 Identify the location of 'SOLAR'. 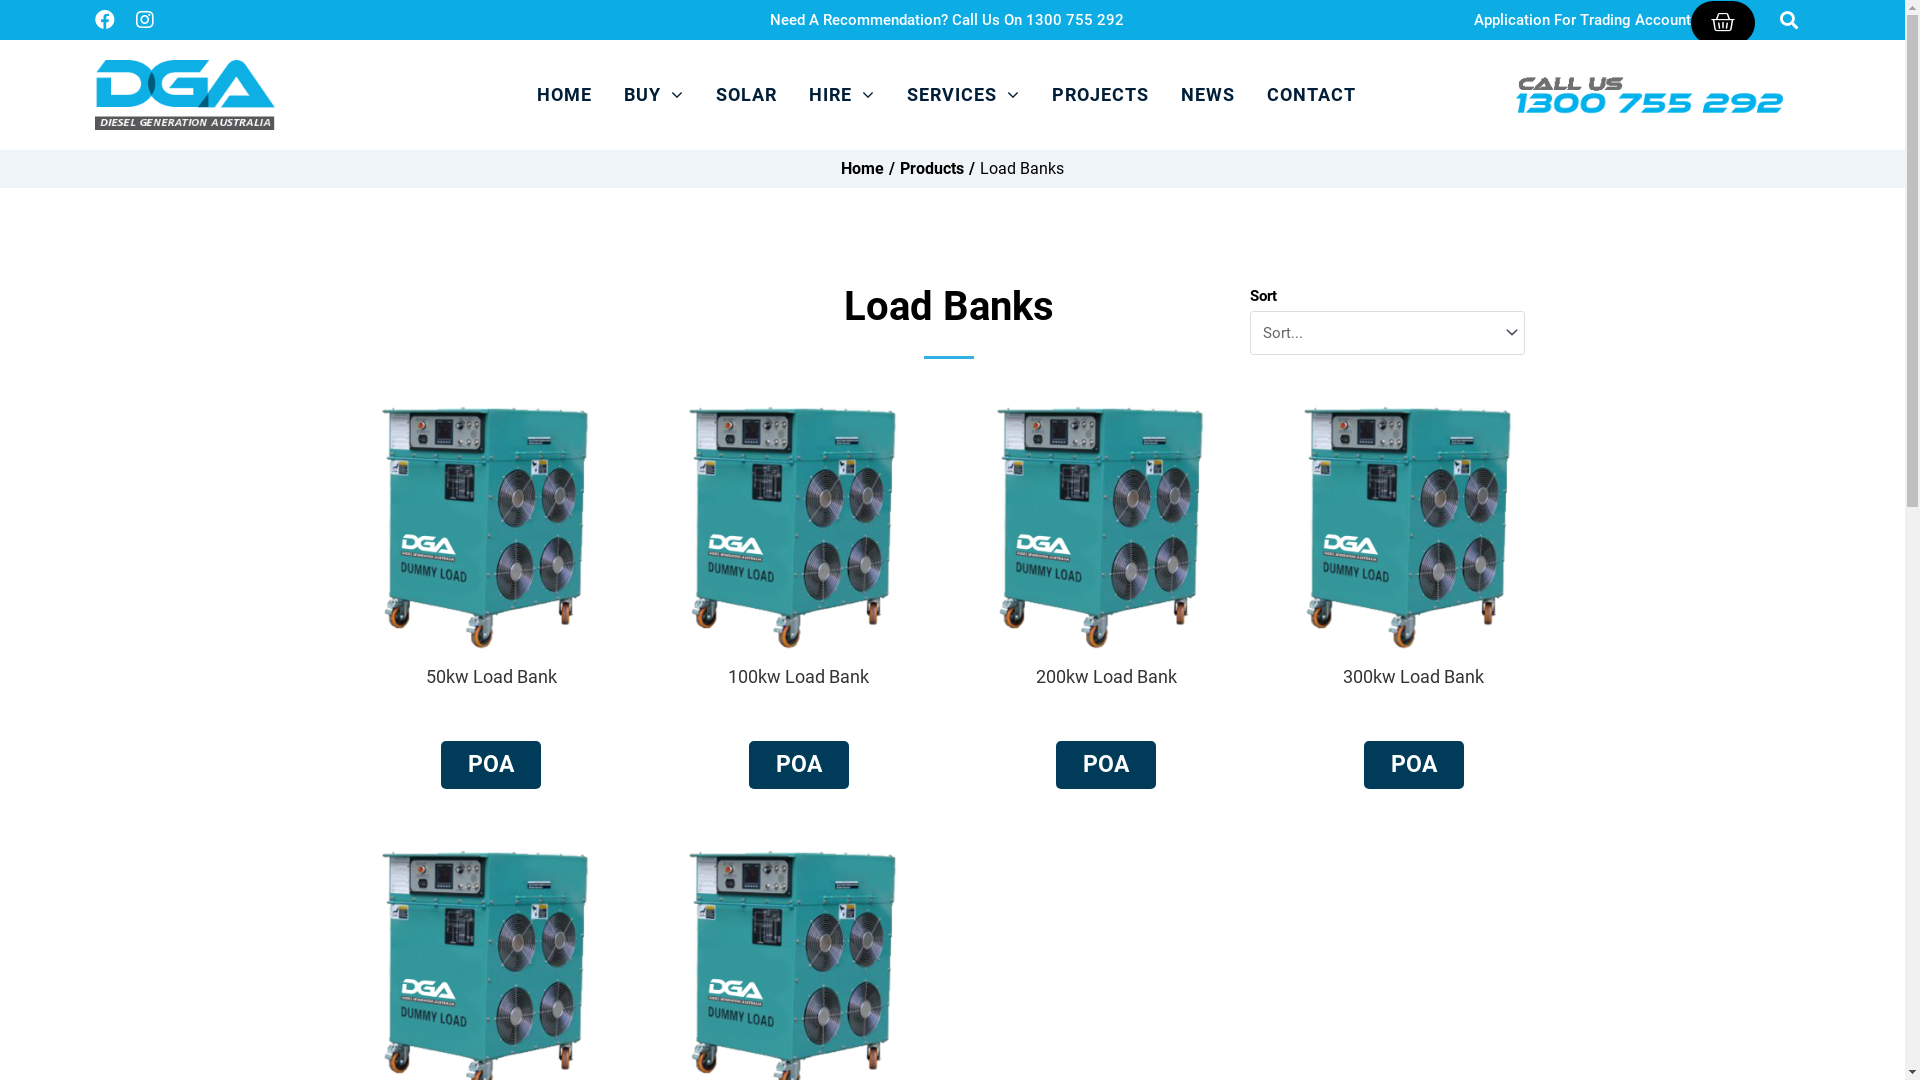
(705, 95).